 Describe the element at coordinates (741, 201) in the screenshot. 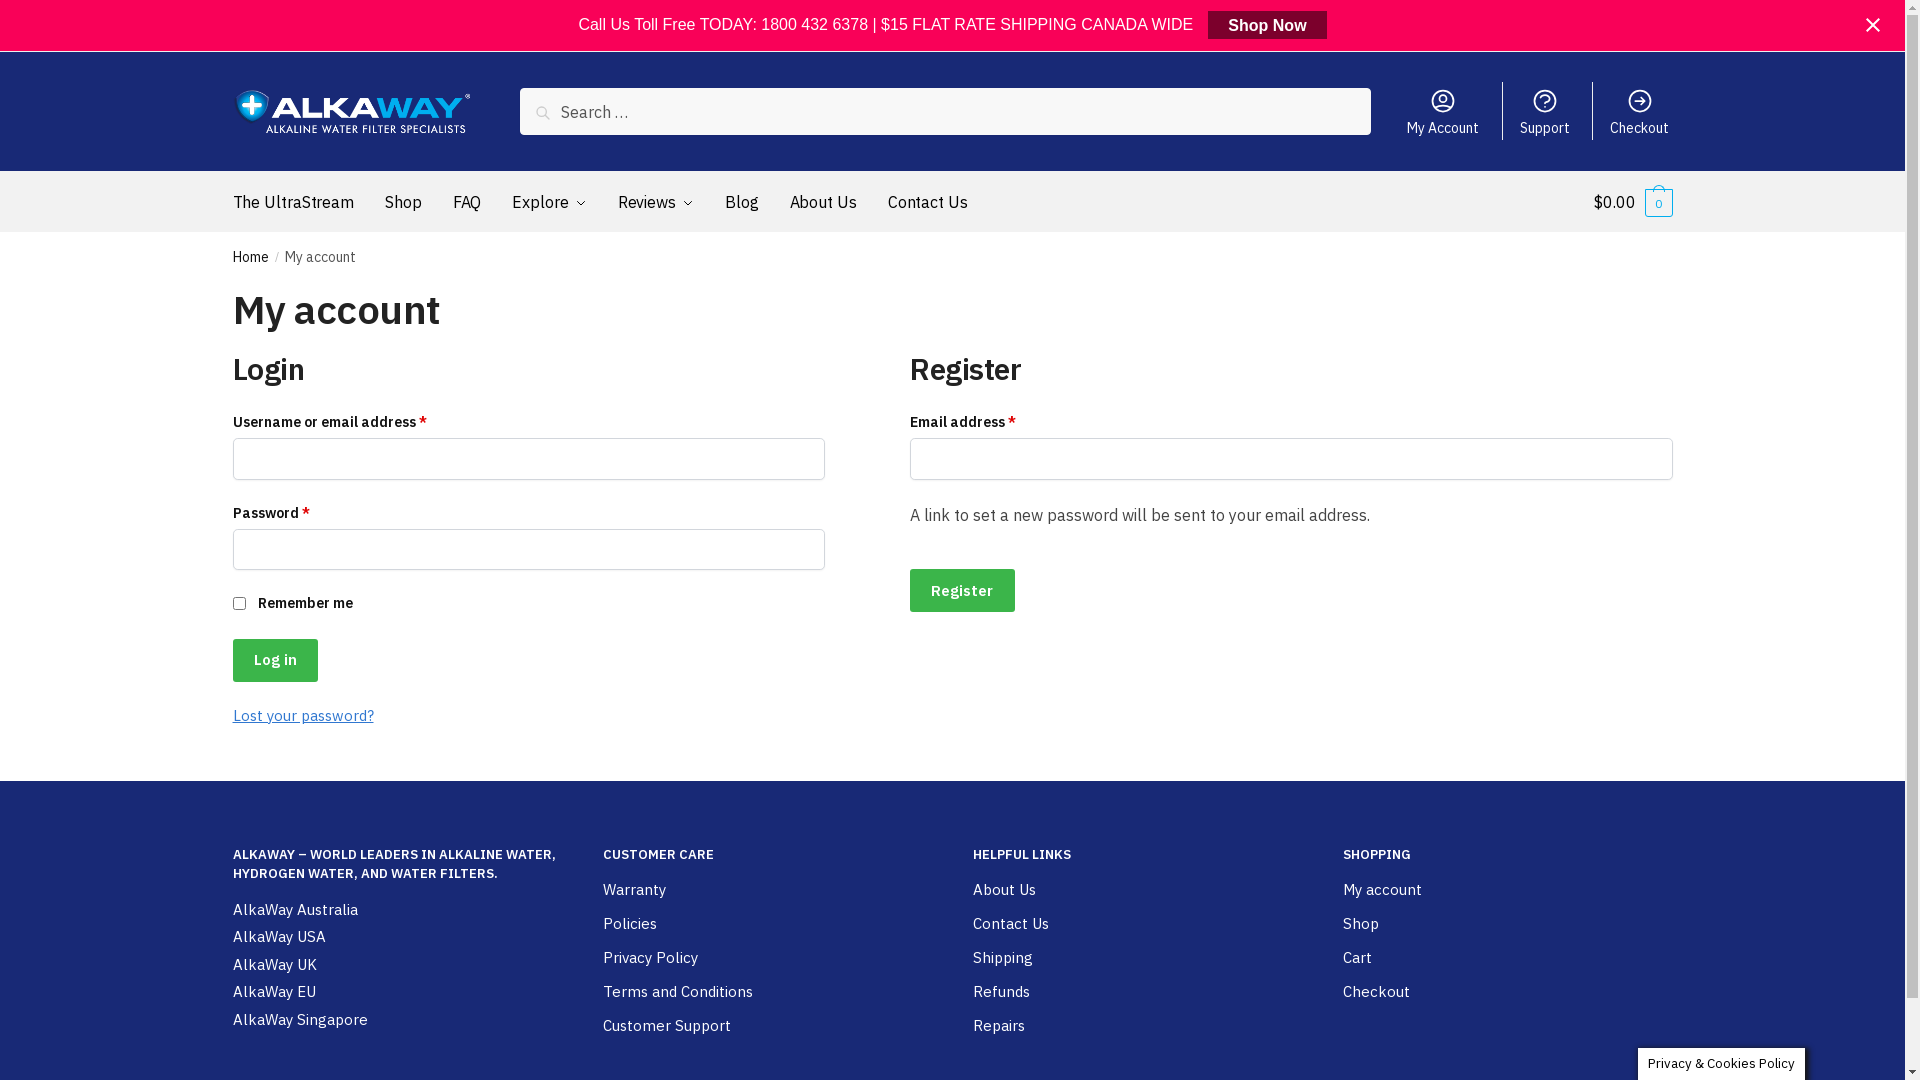

I see `'Blog'` at that location.